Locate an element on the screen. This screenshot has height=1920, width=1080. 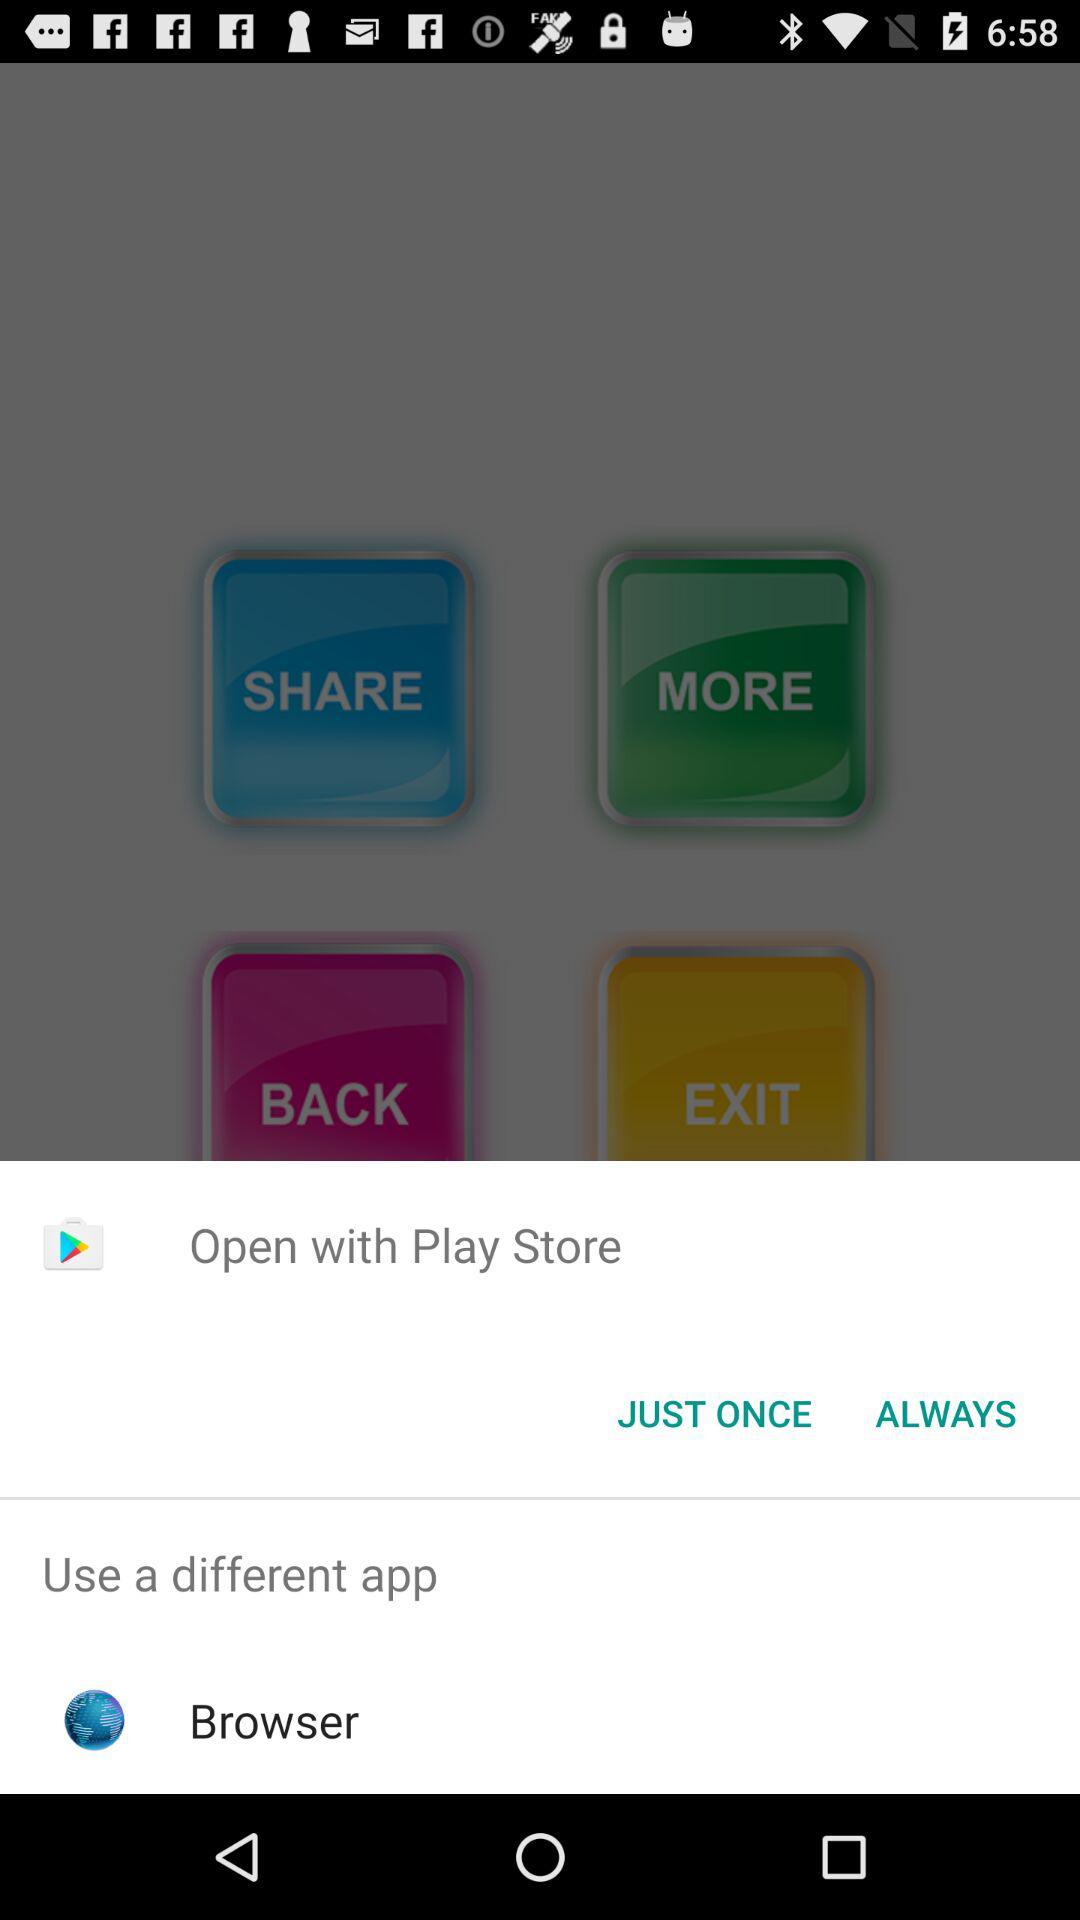
the use a different is located at coordinates (540, 1572).